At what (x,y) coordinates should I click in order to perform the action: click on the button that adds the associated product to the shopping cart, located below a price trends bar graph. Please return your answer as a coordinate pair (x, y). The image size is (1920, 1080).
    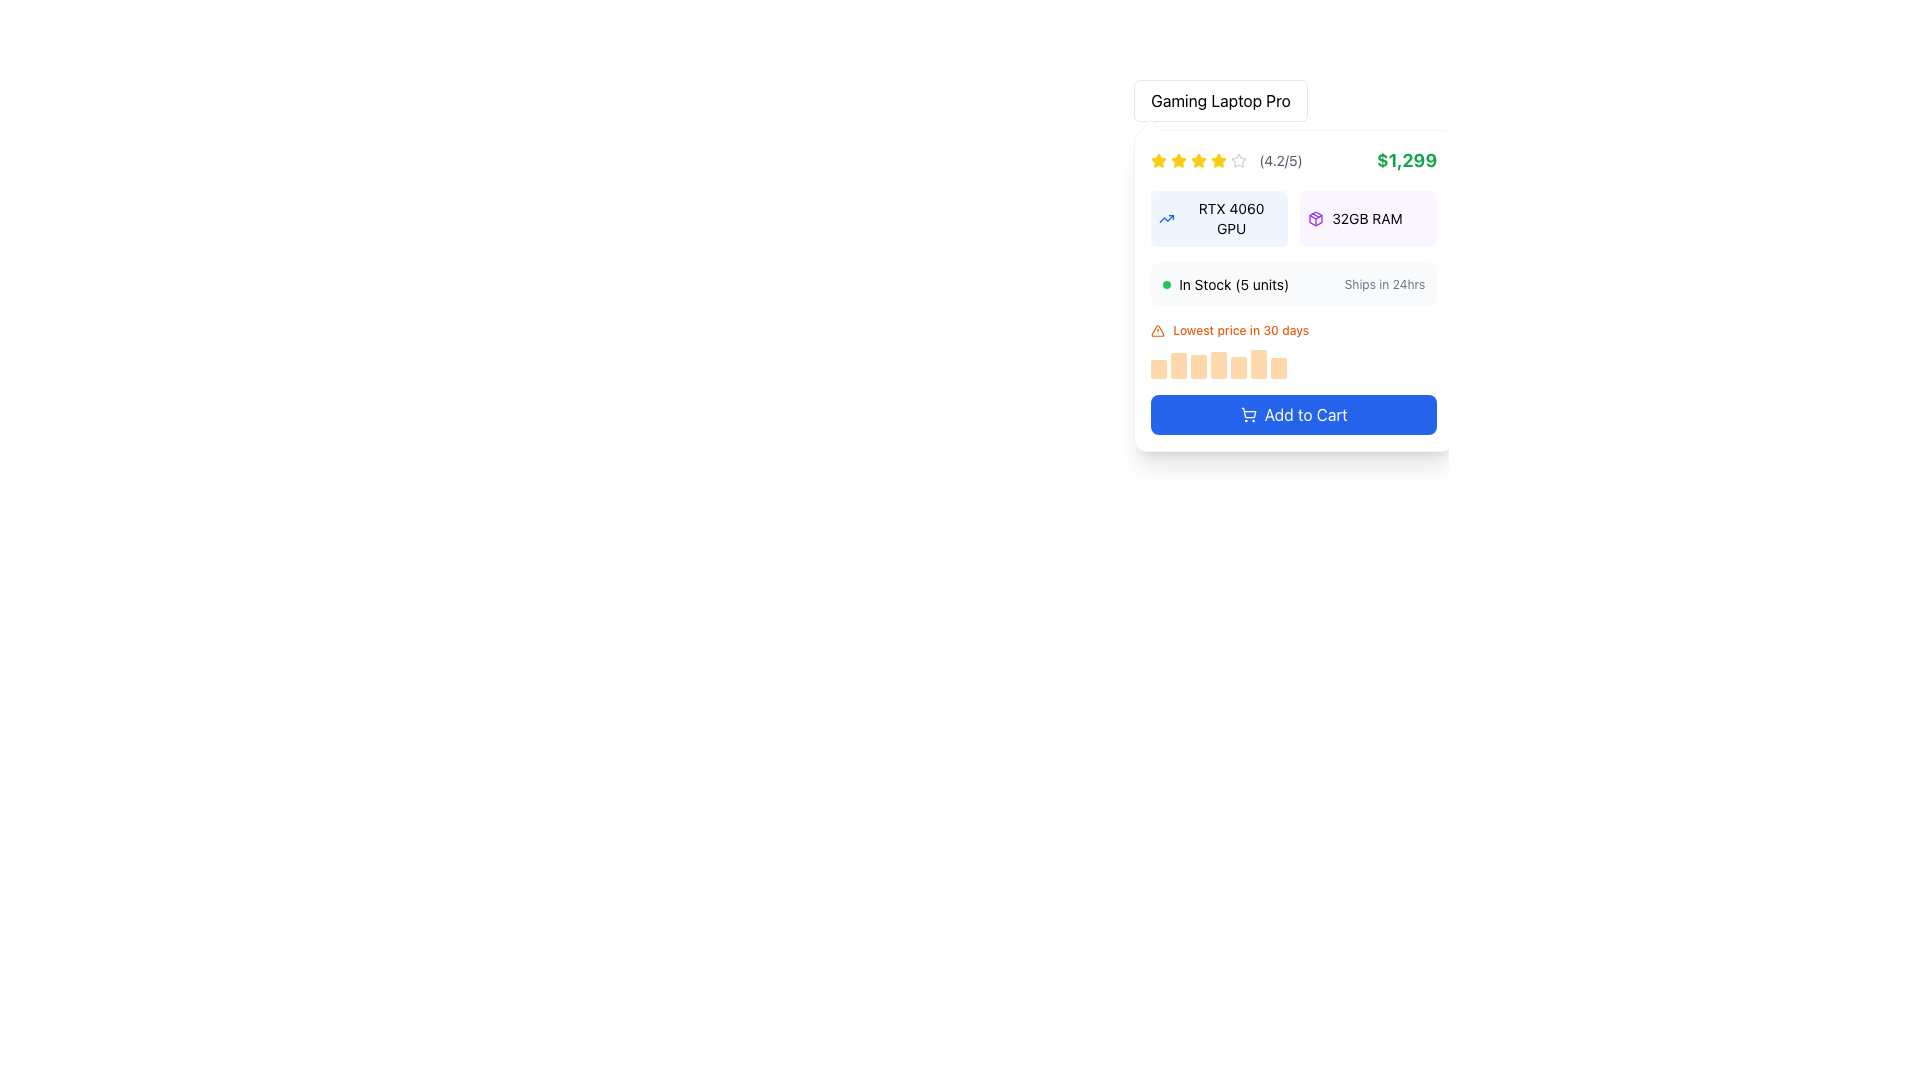
    Looking at the image, I should click on (1294, 414).